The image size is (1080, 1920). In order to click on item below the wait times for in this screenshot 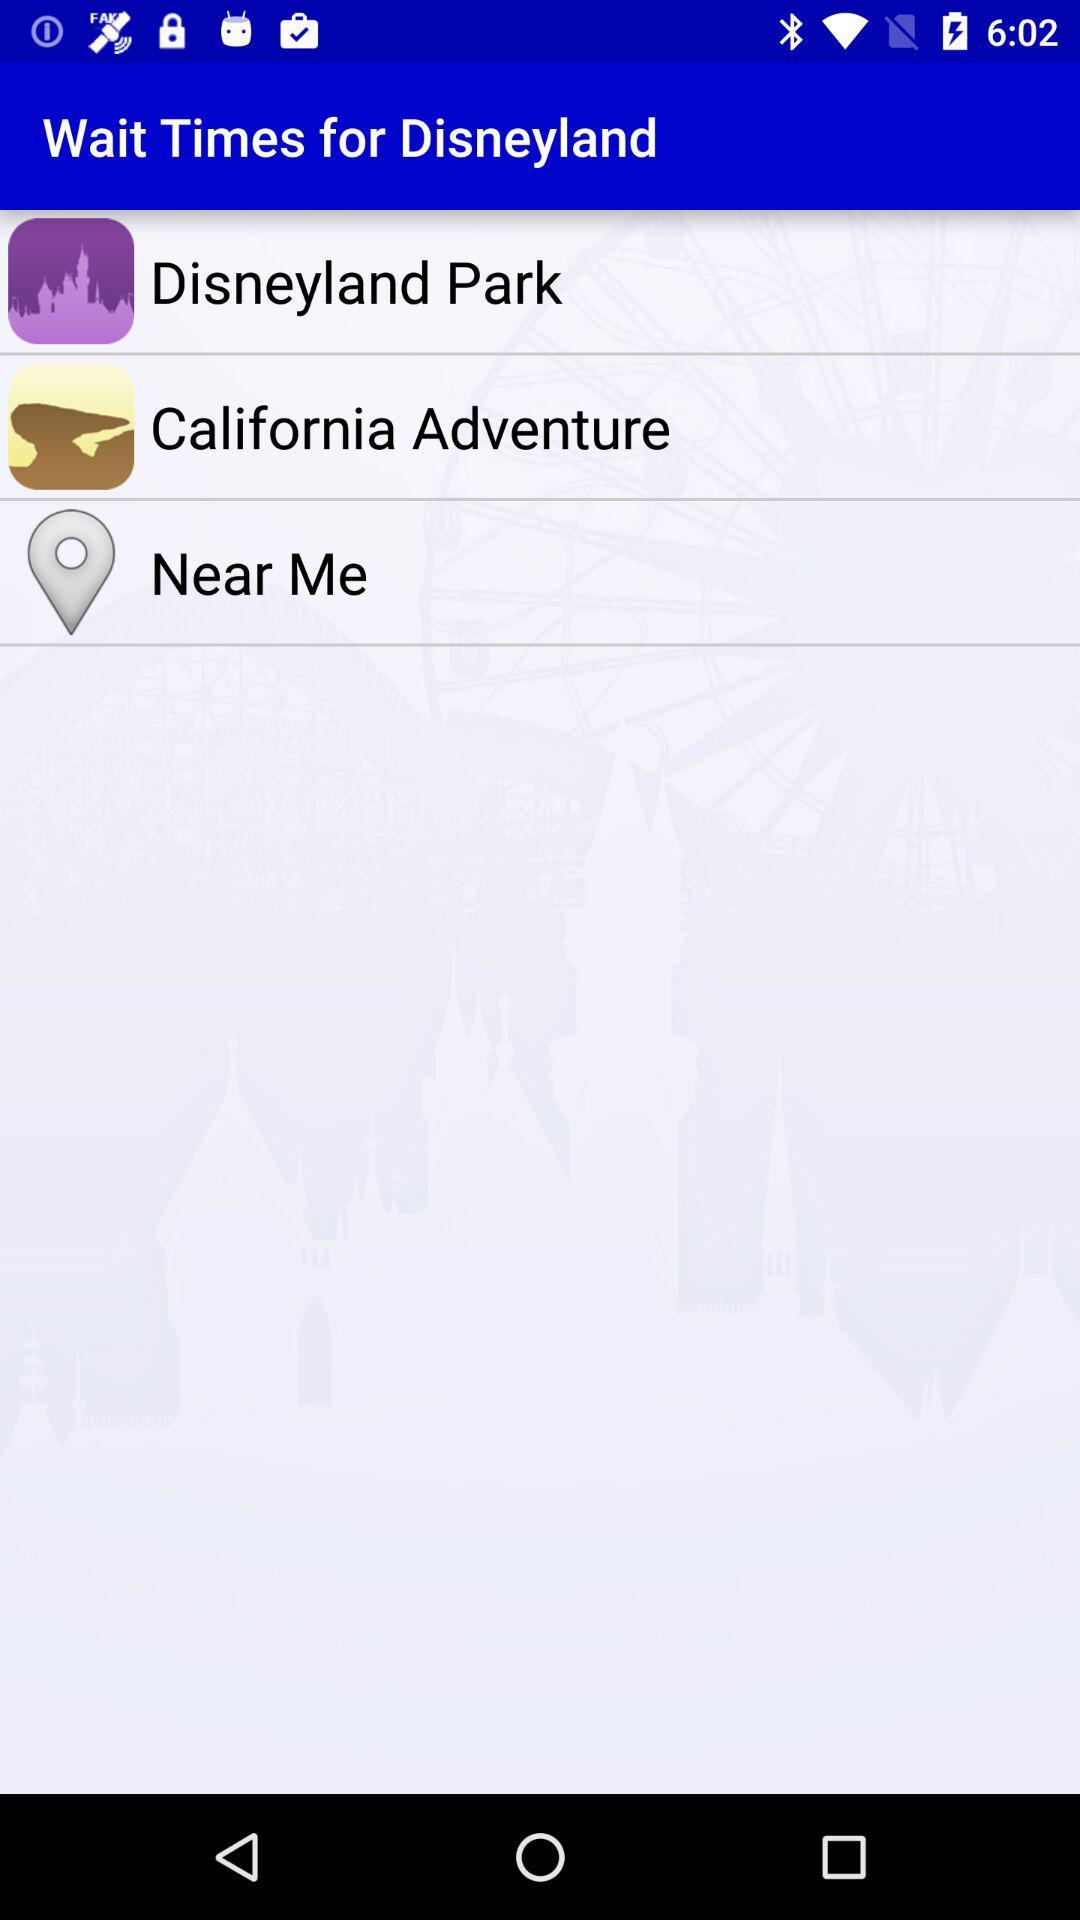, I will do `click(609, 280)`.